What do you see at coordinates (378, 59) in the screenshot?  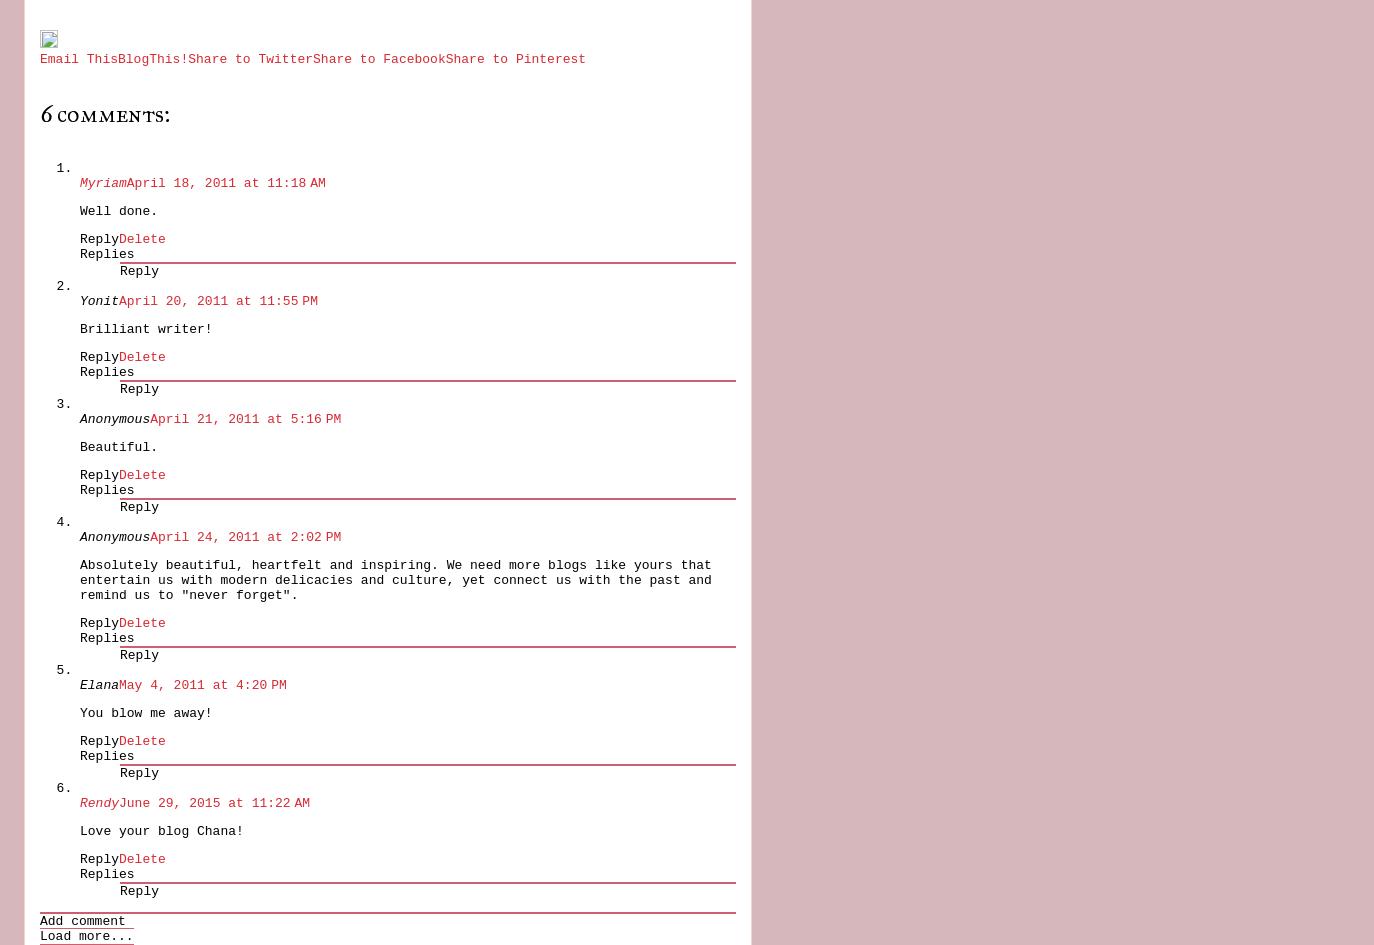 I see `'Share to Facebook'` at bounding box center [378, 59].